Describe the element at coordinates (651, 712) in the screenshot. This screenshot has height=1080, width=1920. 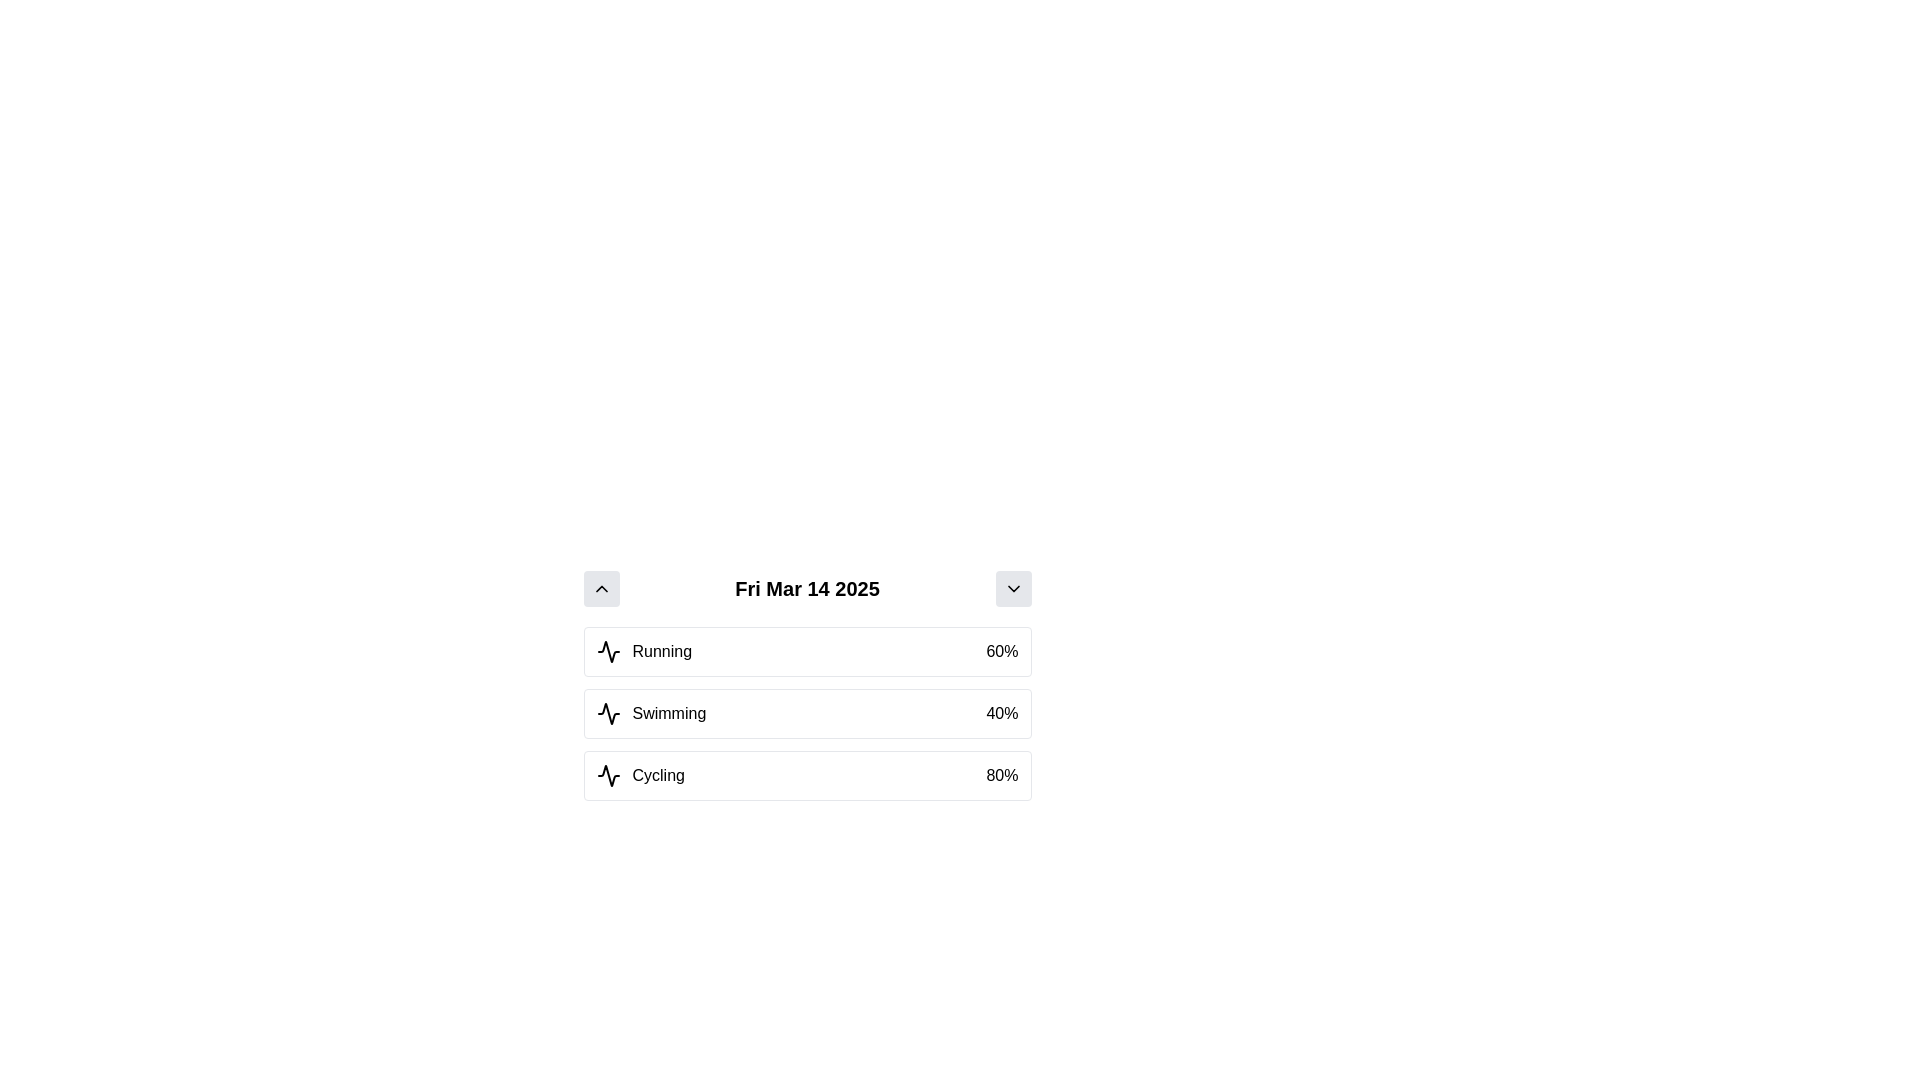
I see `the 'Swimming' text label, which is the second item in the list of activities, located between 'Running' and 'Cycling', providing an informational role for users to identify the activity type` at that location.